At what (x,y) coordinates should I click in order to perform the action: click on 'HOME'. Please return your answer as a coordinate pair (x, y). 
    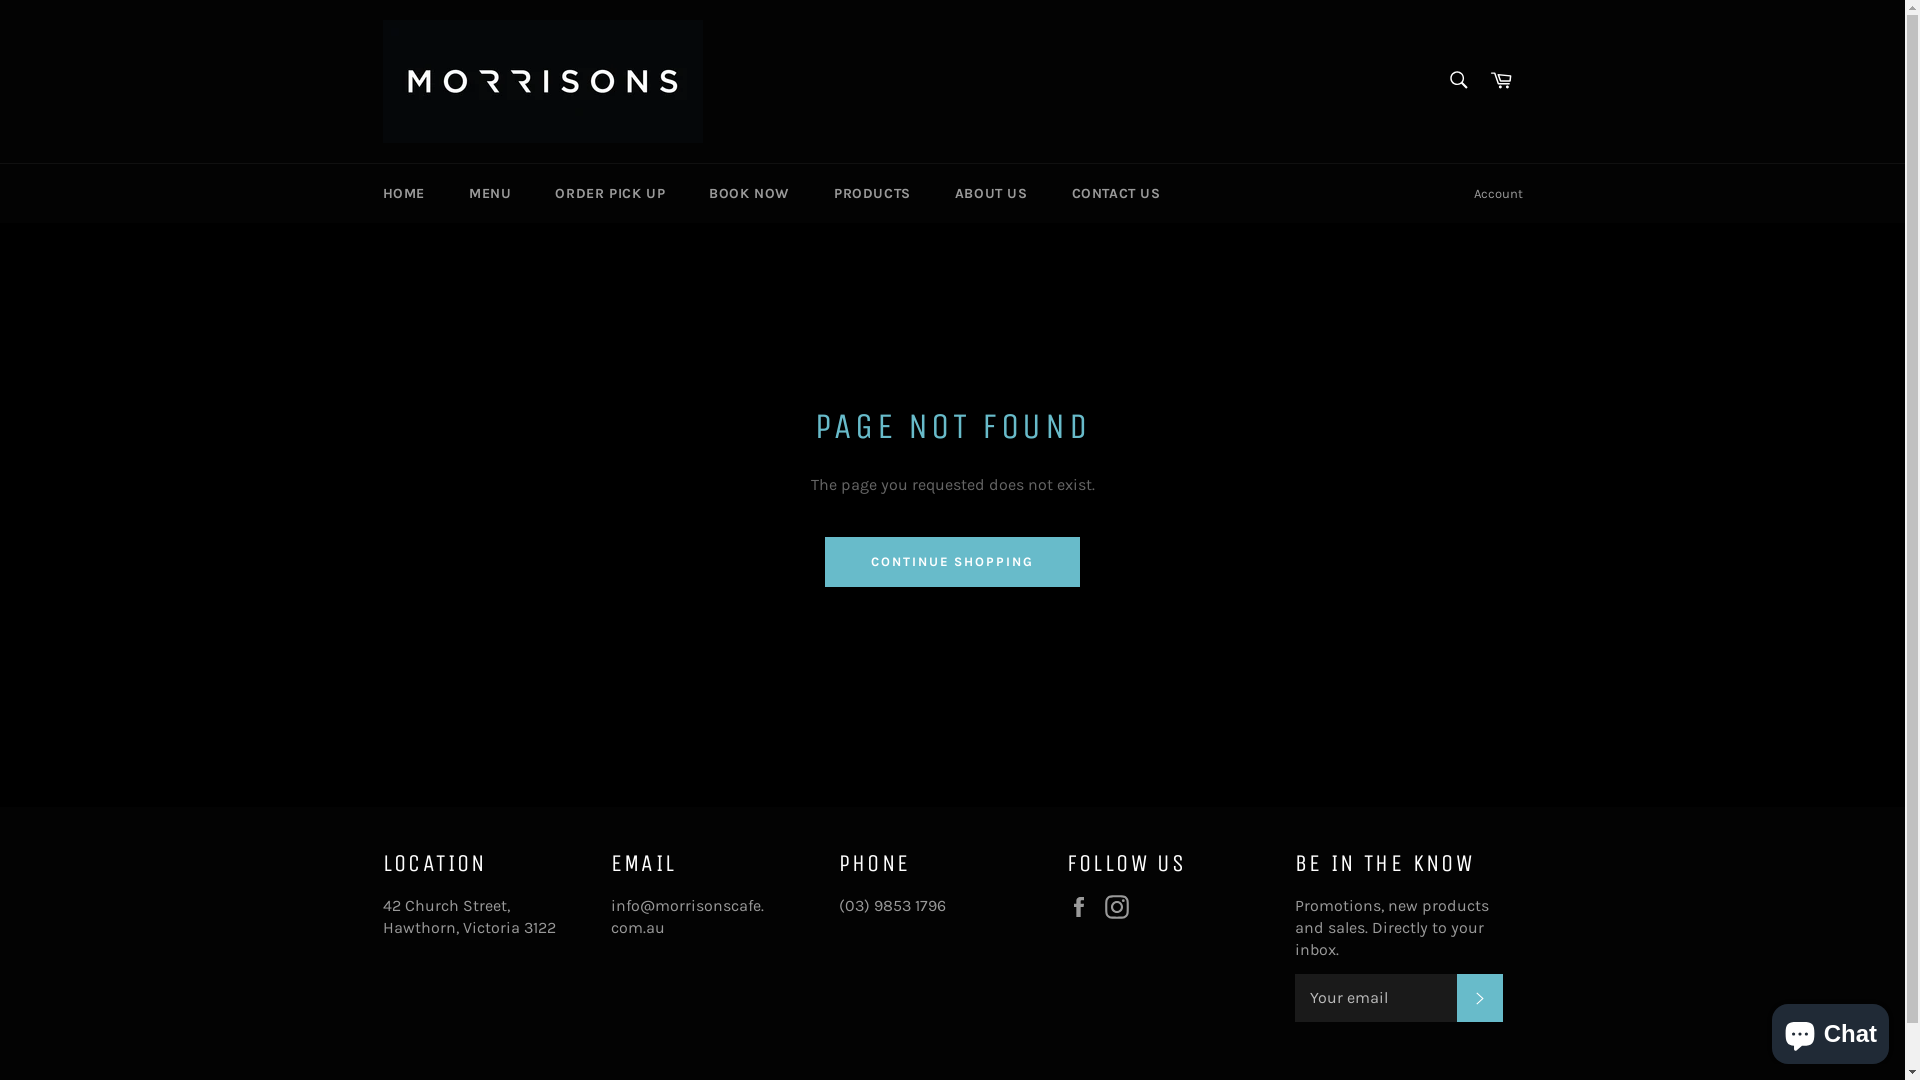
    Looking at the image, I should click on (402, 193).